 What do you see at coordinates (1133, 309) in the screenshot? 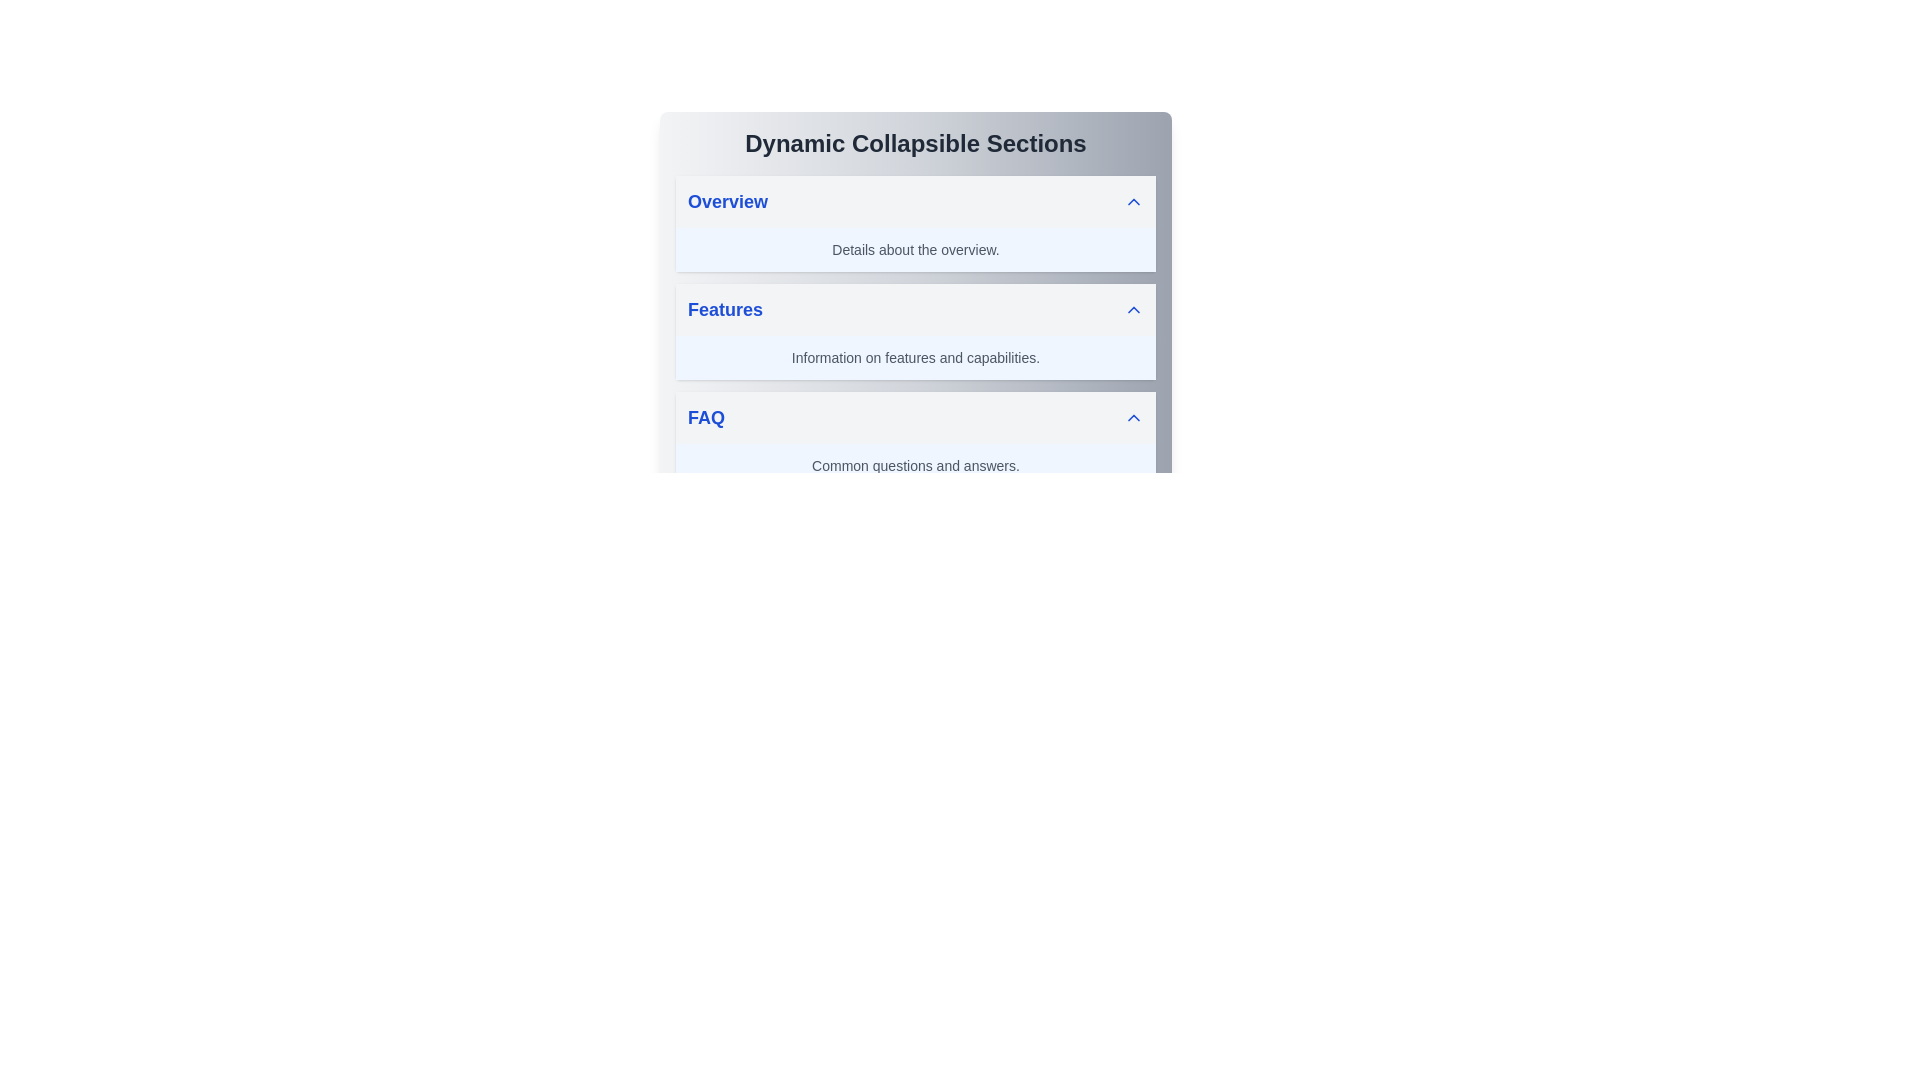
I see `the icon located at the far right of the 'Features' section header` at bounding box center [1133, 309].